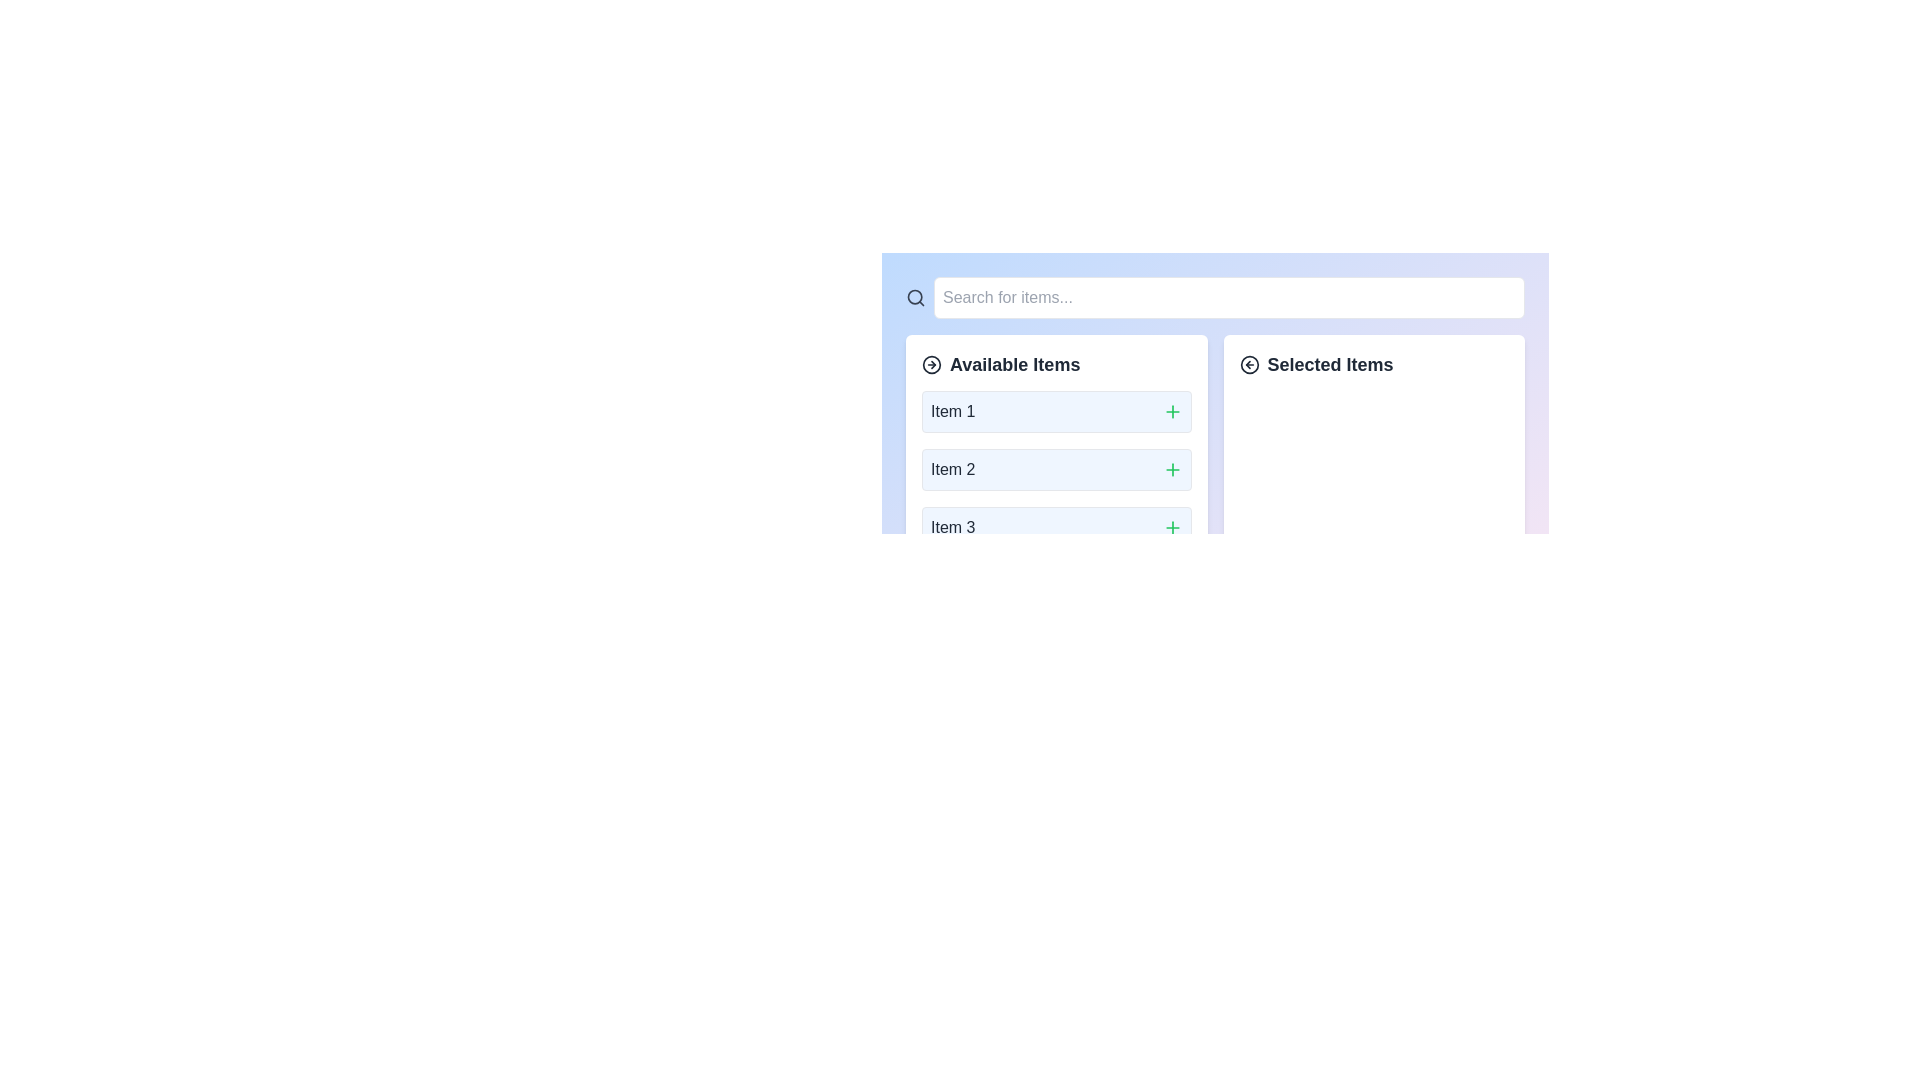  What do you see at coordinates (1055, 470) in the screenshot?
I see `the second list item in the 'Available Items' section to interact with the hover effects` at bounding box center [1055, 470].